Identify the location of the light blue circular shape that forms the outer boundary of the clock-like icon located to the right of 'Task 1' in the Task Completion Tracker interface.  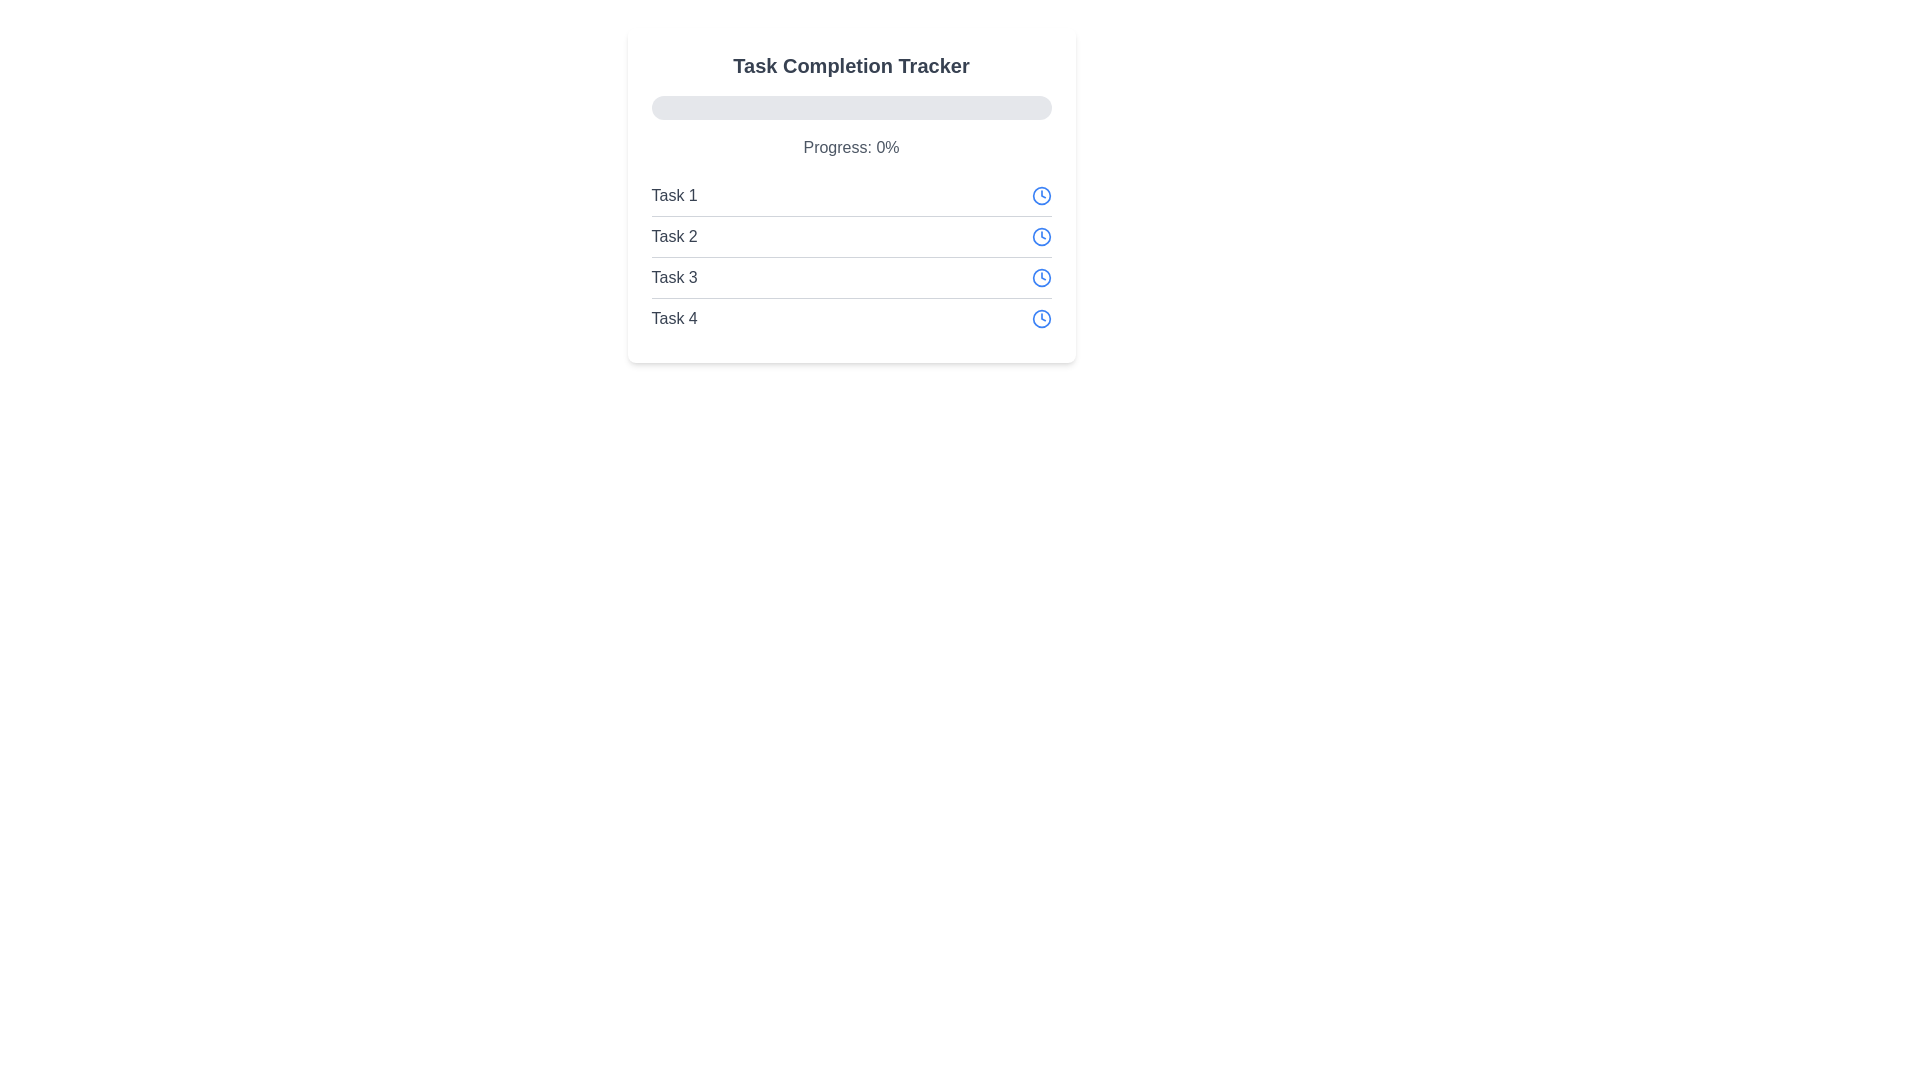
(1040, 196).